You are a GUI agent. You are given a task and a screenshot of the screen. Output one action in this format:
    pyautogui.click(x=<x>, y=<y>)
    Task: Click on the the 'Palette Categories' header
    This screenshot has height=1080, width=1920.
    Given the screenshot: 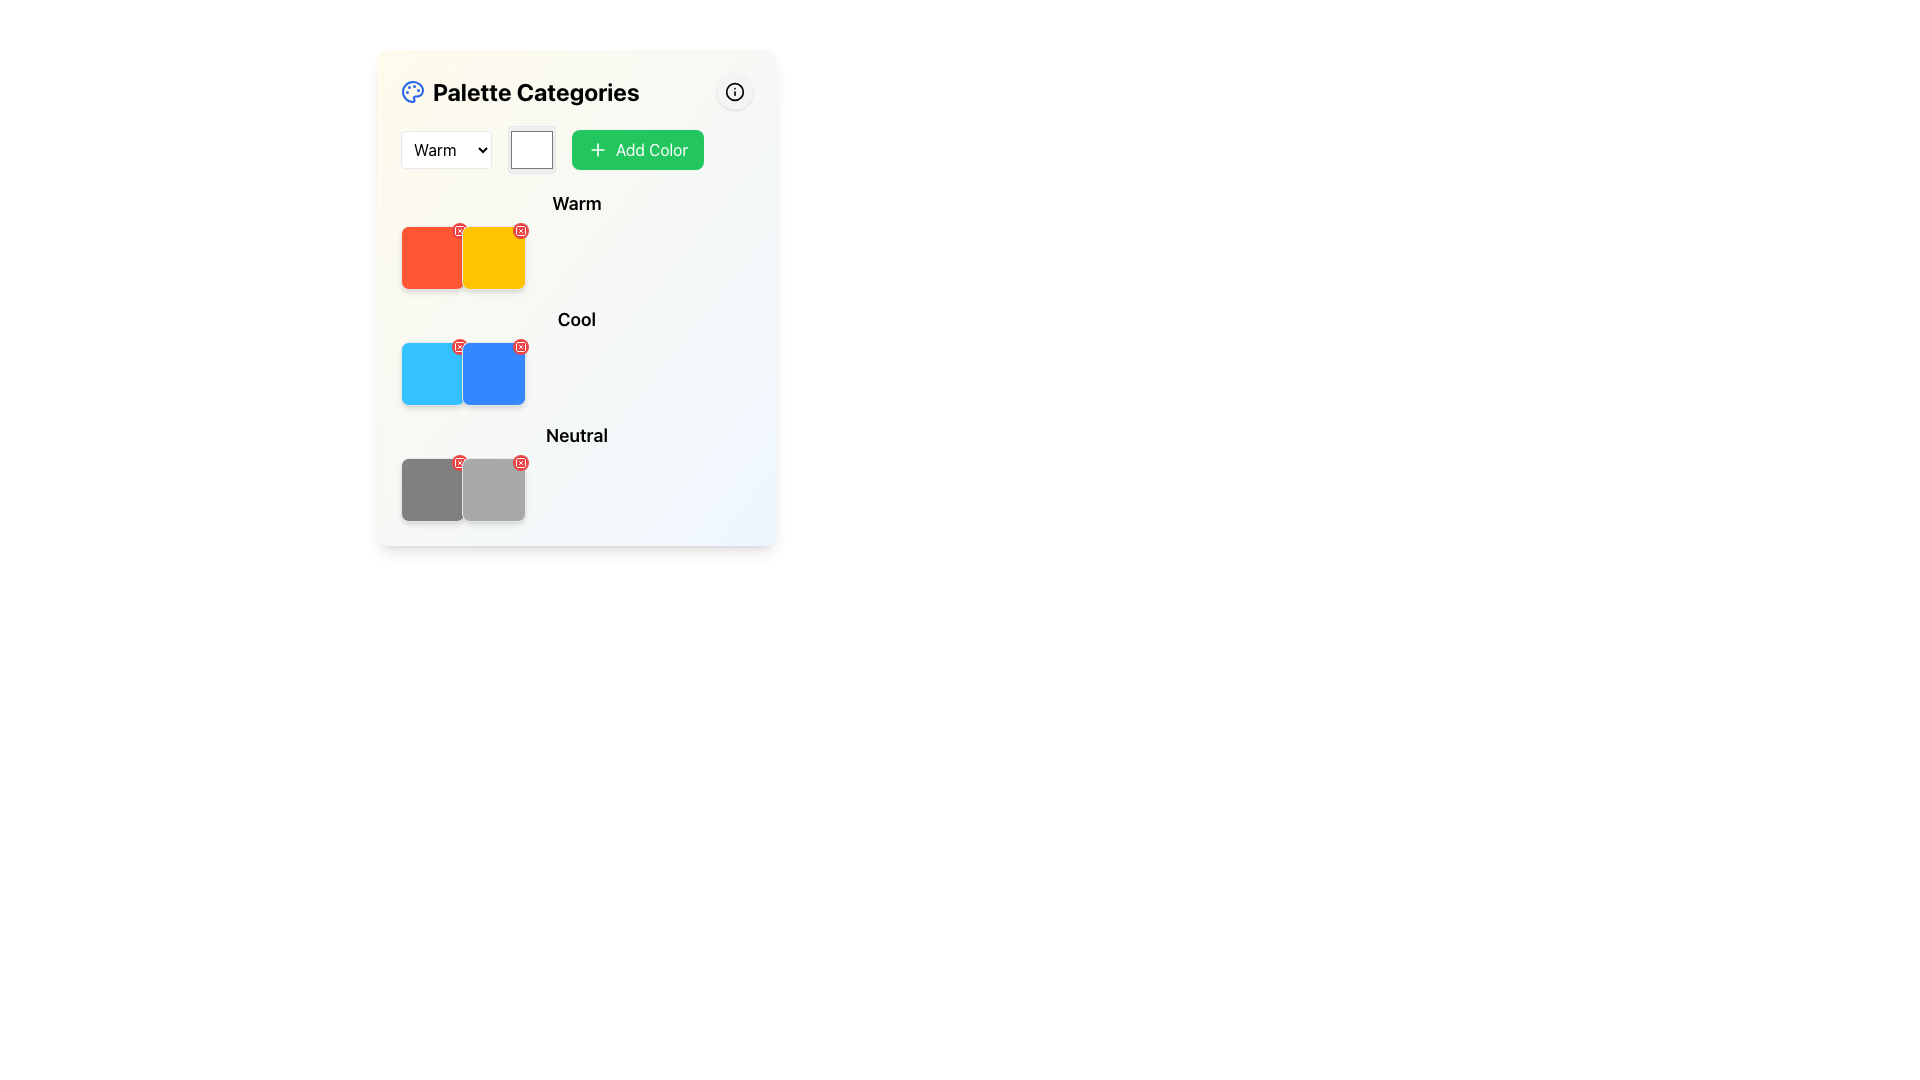 What is the action you would take?
    pyautogui.click(x=575, y=92)
    